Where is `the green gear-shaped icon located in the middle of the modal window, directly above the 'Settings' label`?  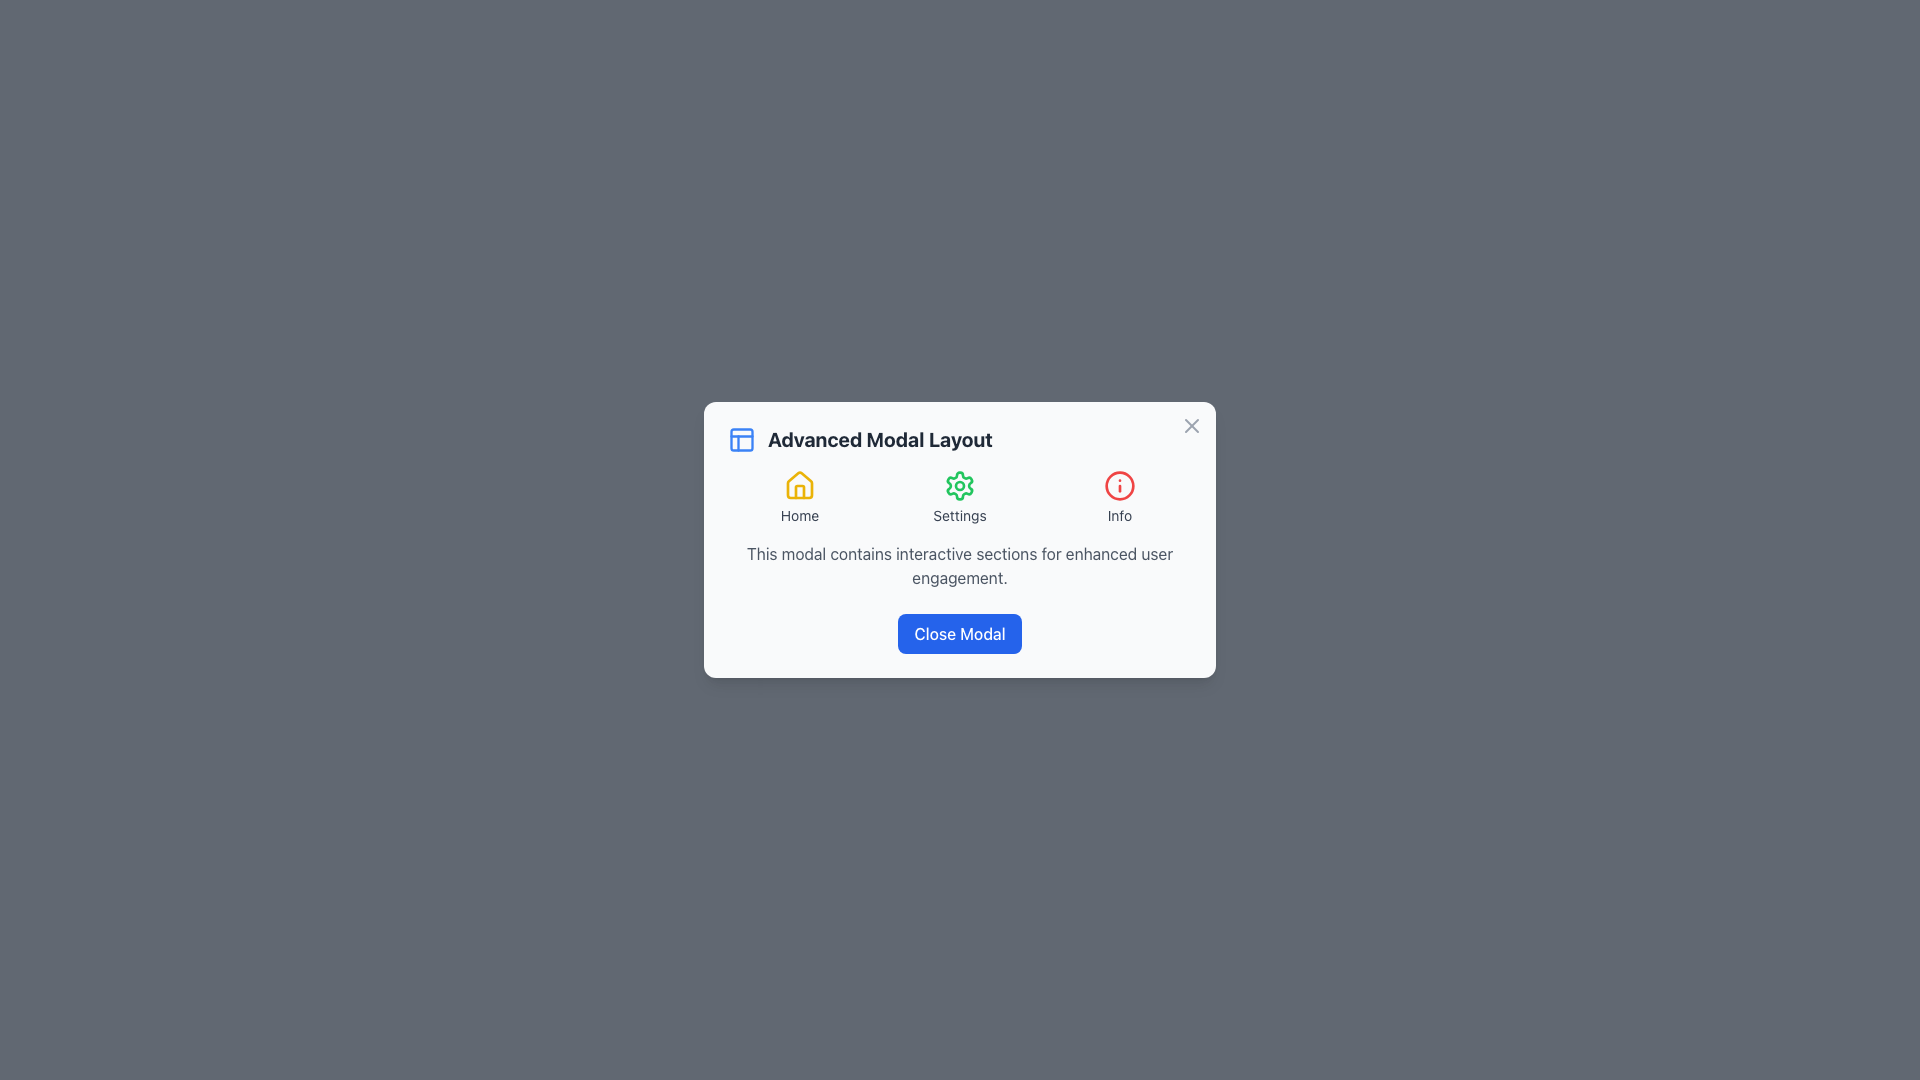
the green gear-shaped icon located in the middle of the modal window, directly above the 'Settings' label is located at coordinates (960, 486).